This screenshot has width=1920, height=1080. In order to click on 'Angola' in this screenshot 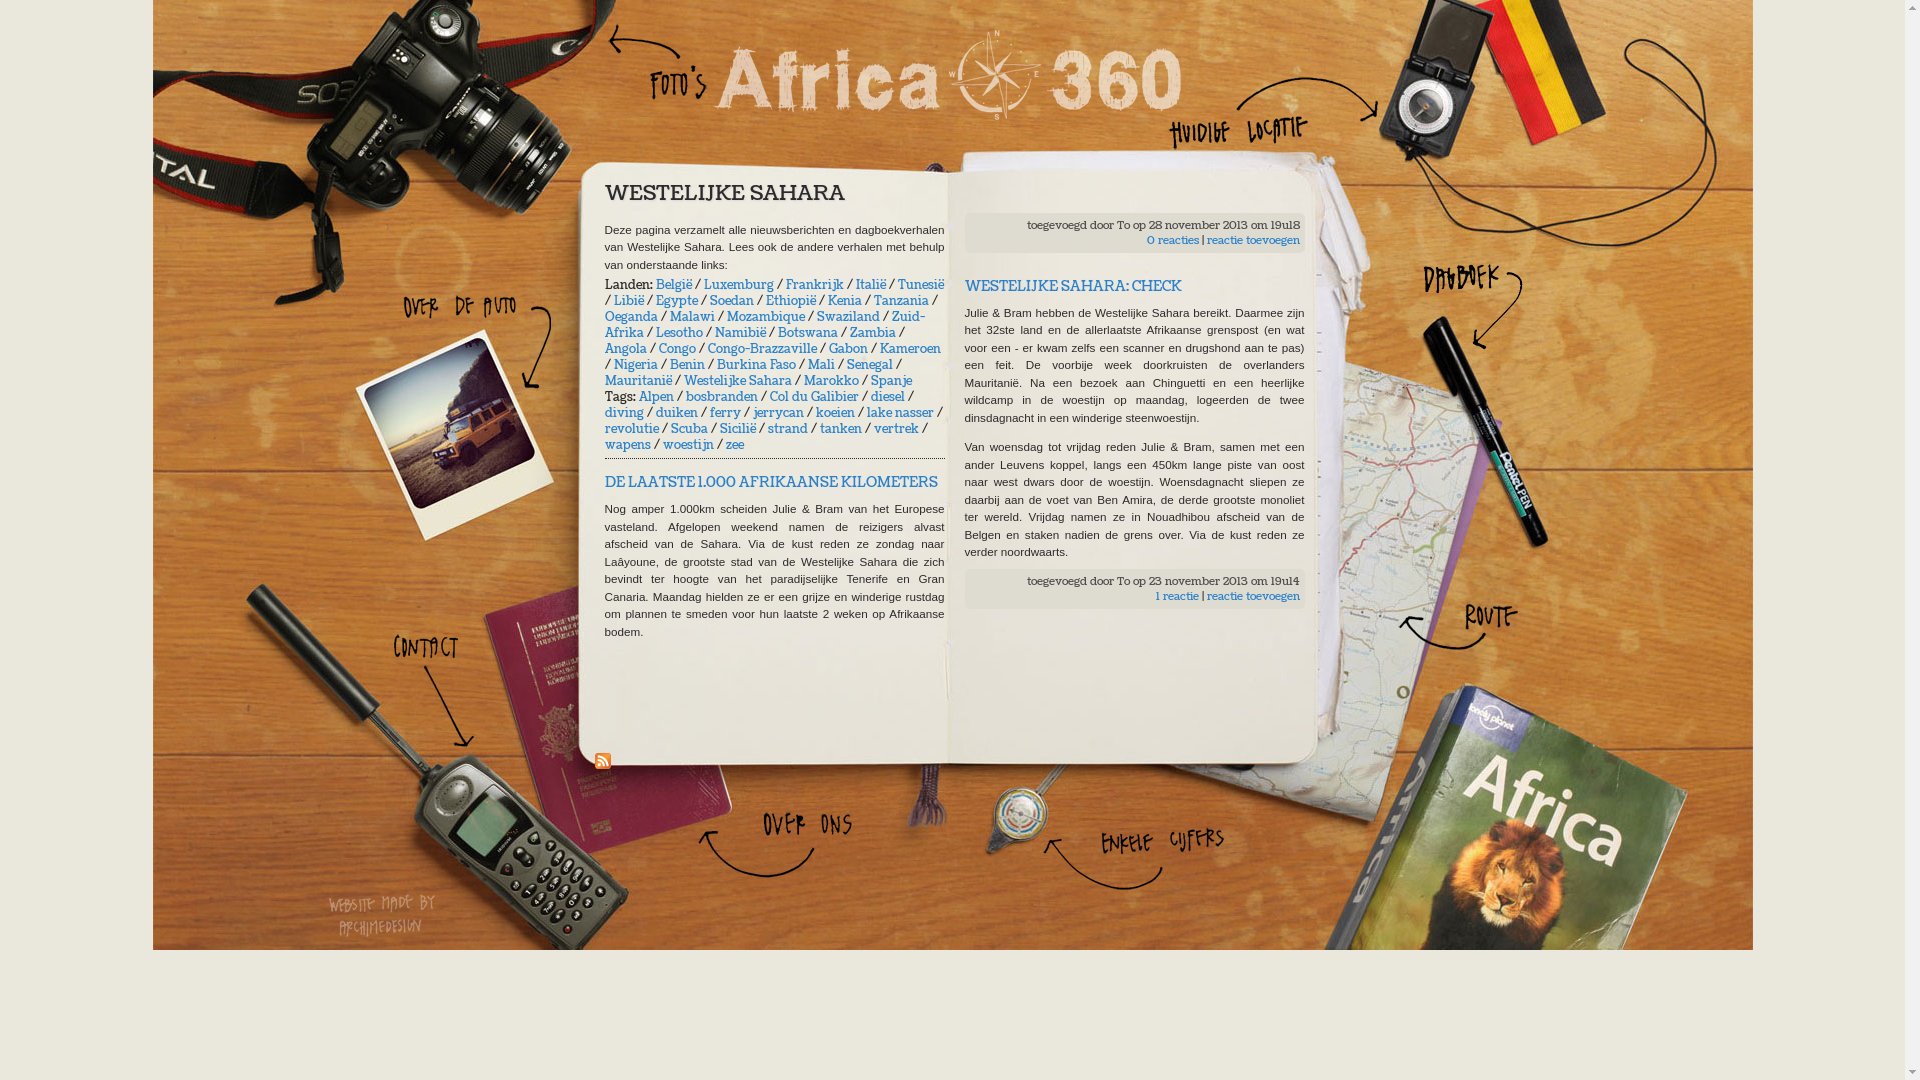, I will do `click(603, 347)`.